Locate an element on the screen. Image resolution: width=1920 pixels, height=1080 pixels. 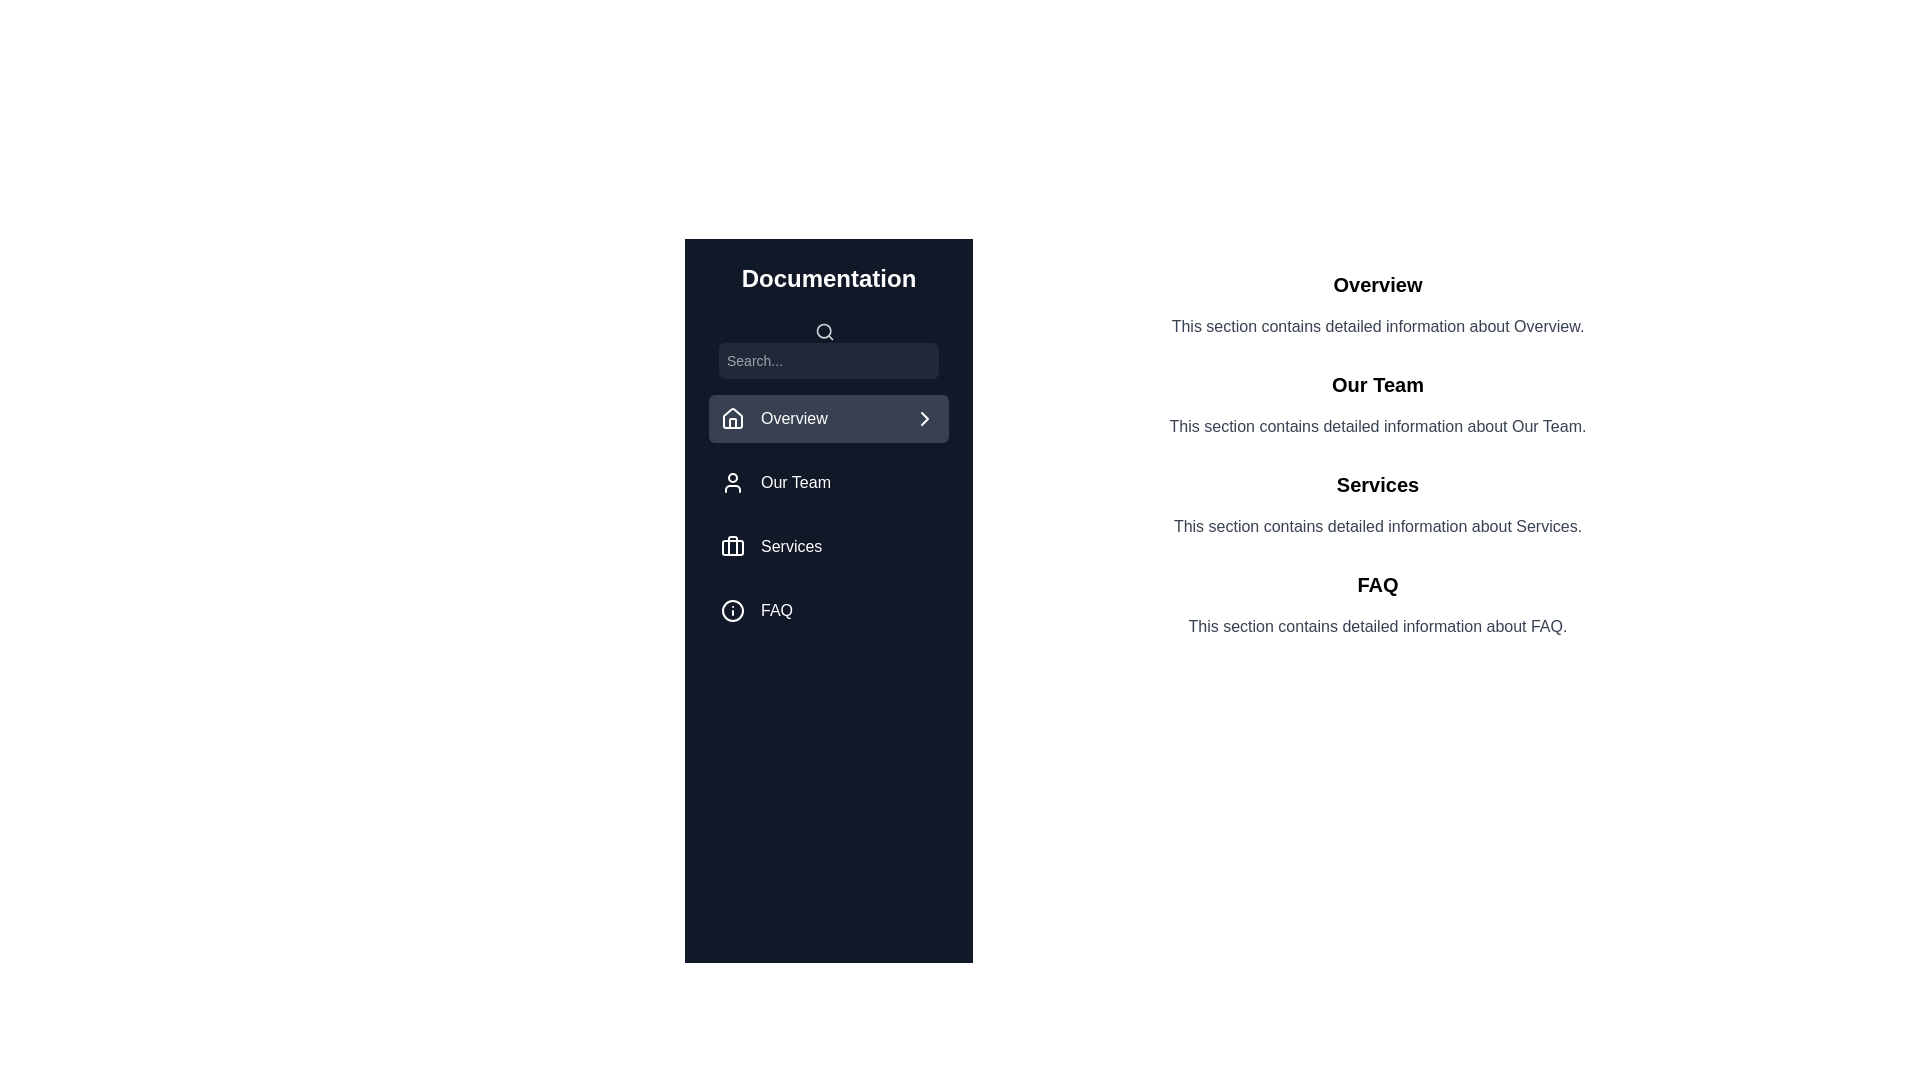
the text label that contains the sentence 'This section contains detailed information about Services.', which is styled in medium-sized gray font and positioned below the 'Services' header is located at coordinates (1376, 526).